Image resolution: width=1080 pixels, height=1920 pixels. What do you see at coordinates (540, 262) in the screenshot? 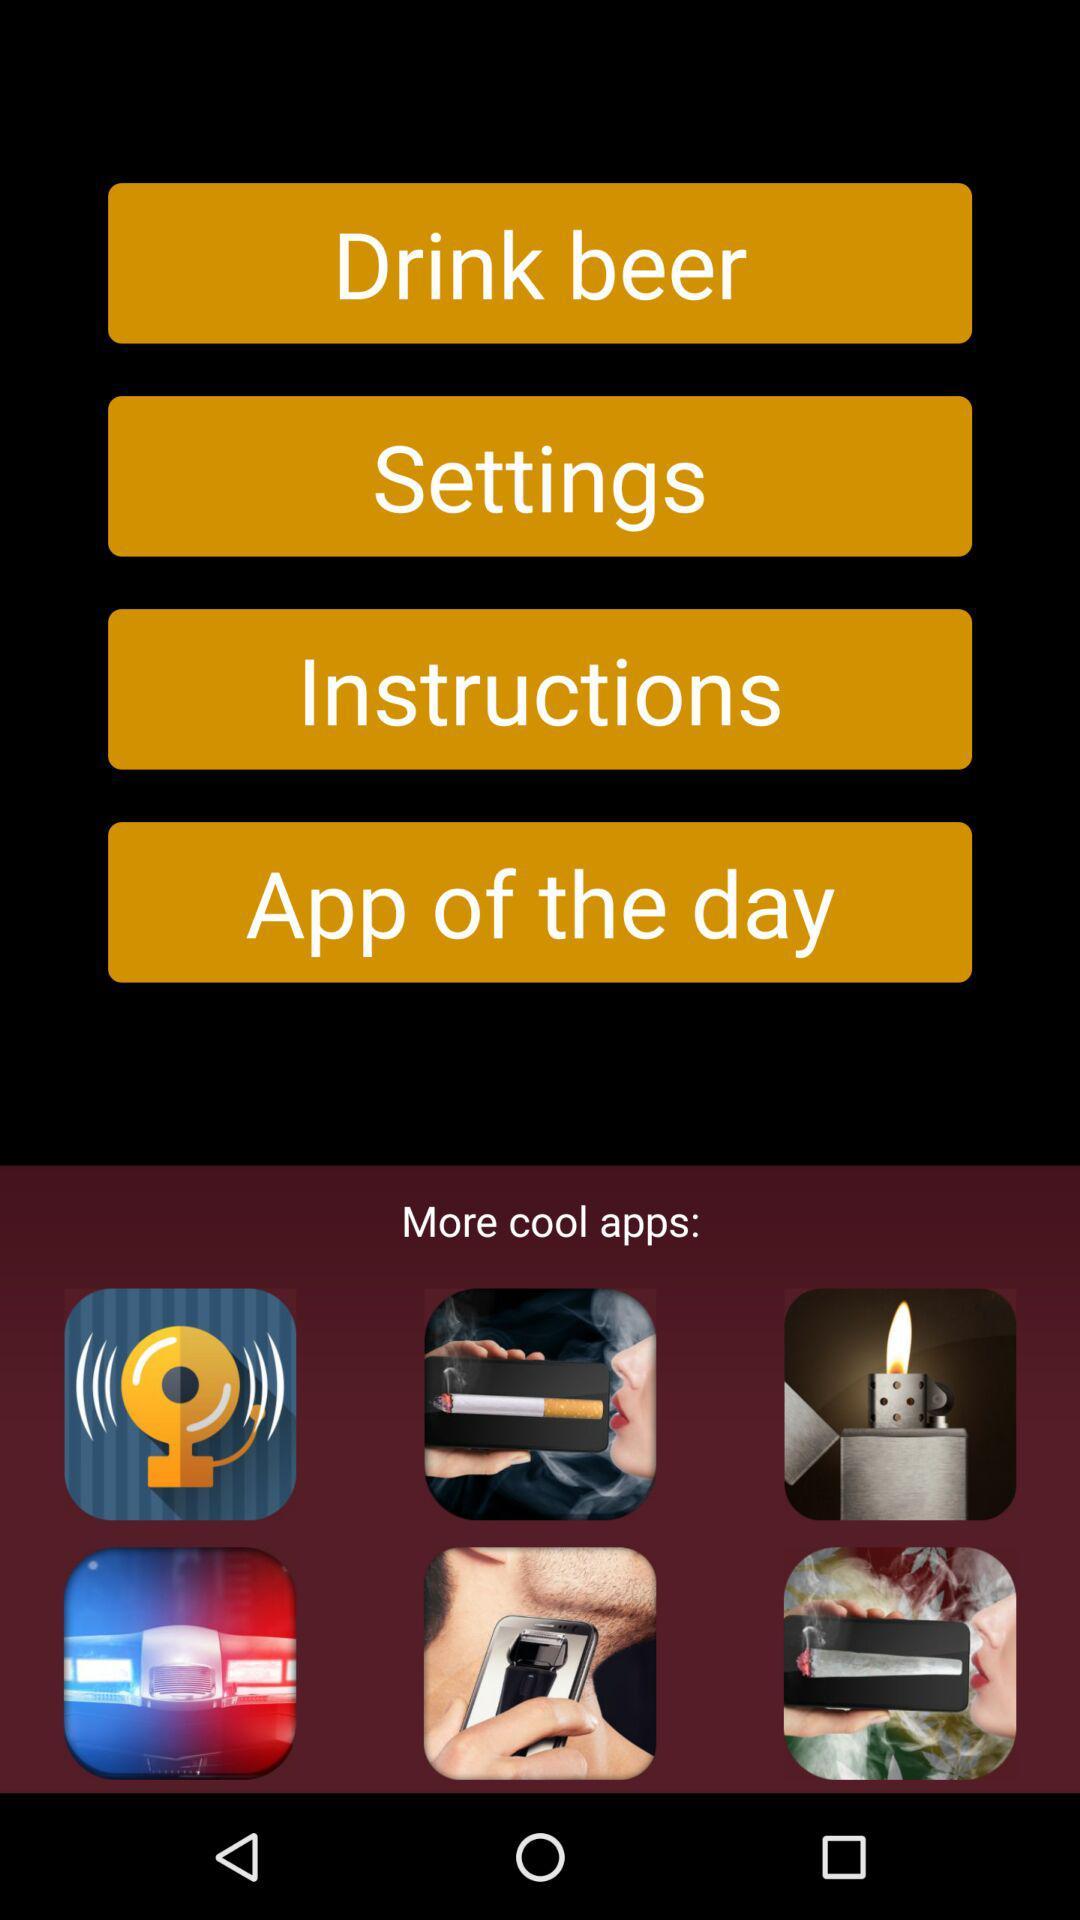
I see `drink beer item` at bounding box center [540, 262].